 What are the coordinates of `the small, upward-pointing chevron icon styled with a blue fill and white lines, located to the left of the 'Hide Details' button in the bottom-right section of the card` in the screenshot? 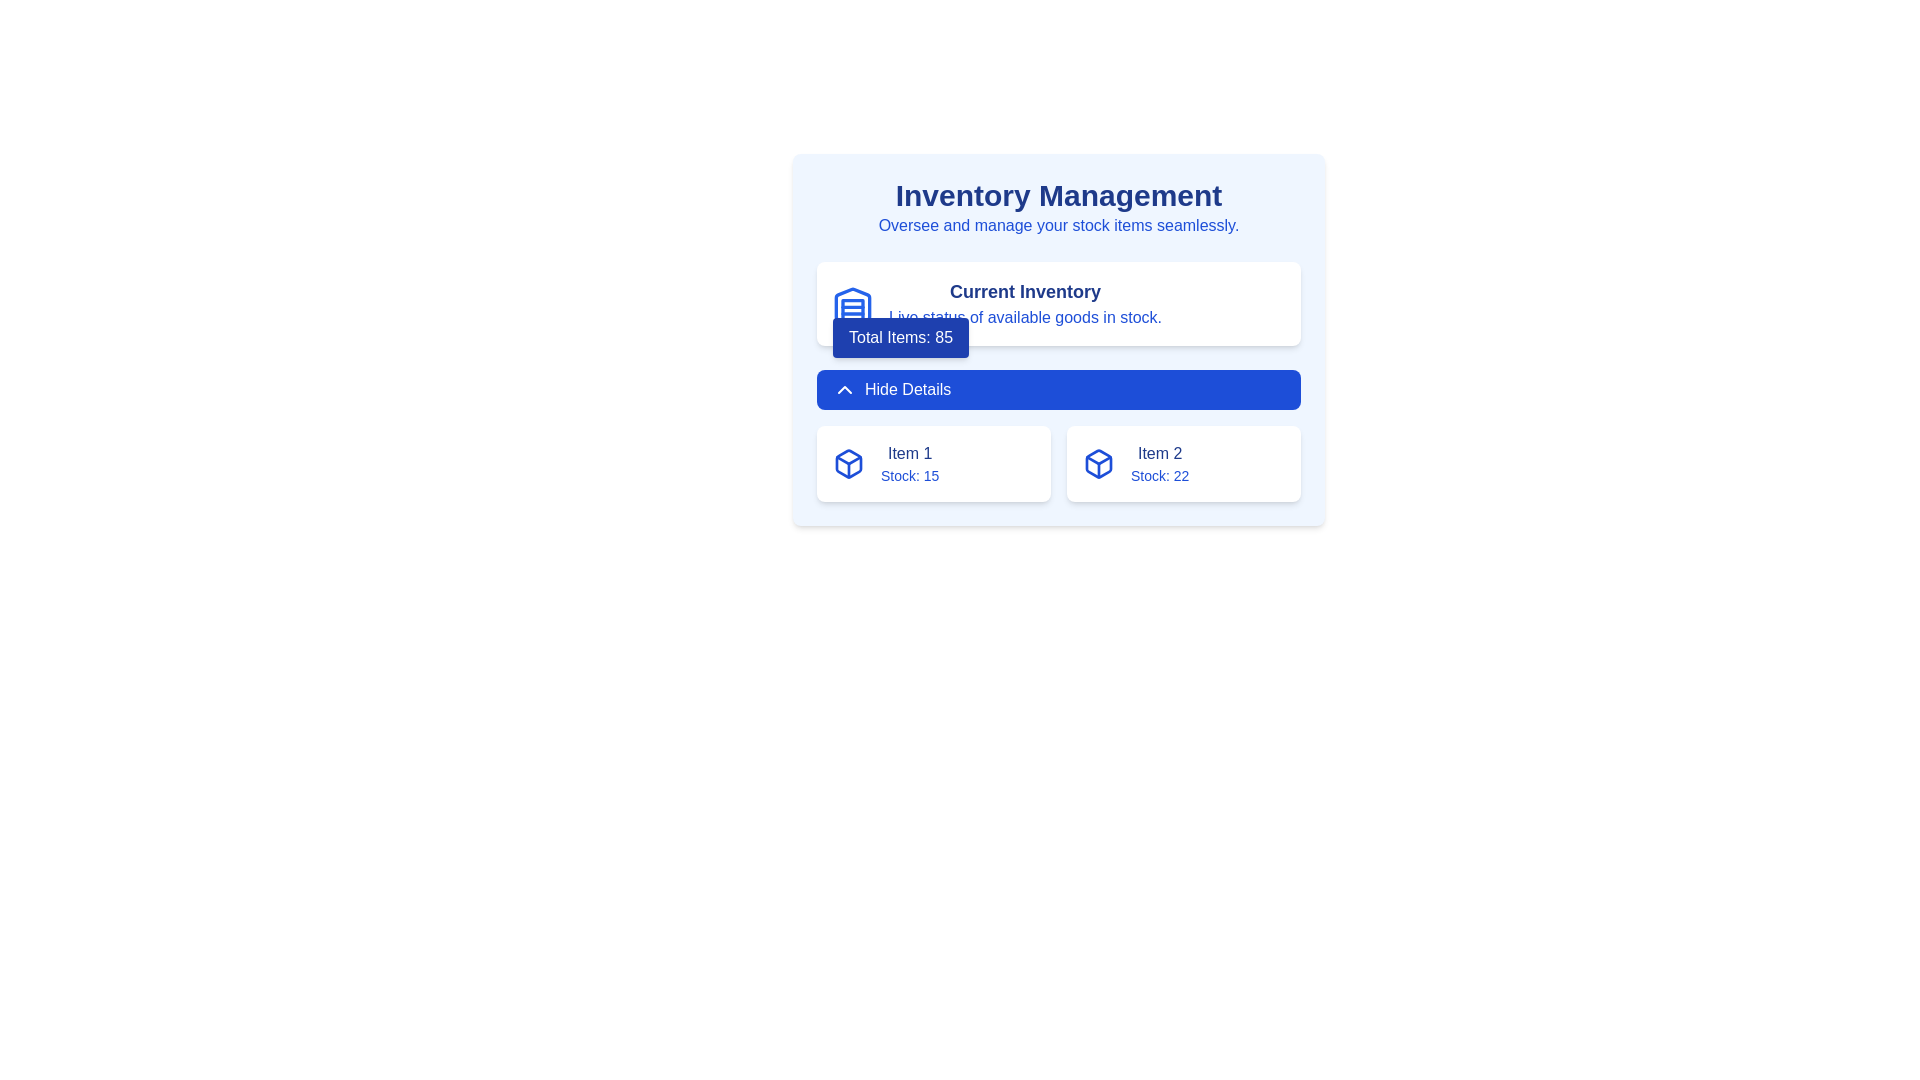 It's located at (844, 389).